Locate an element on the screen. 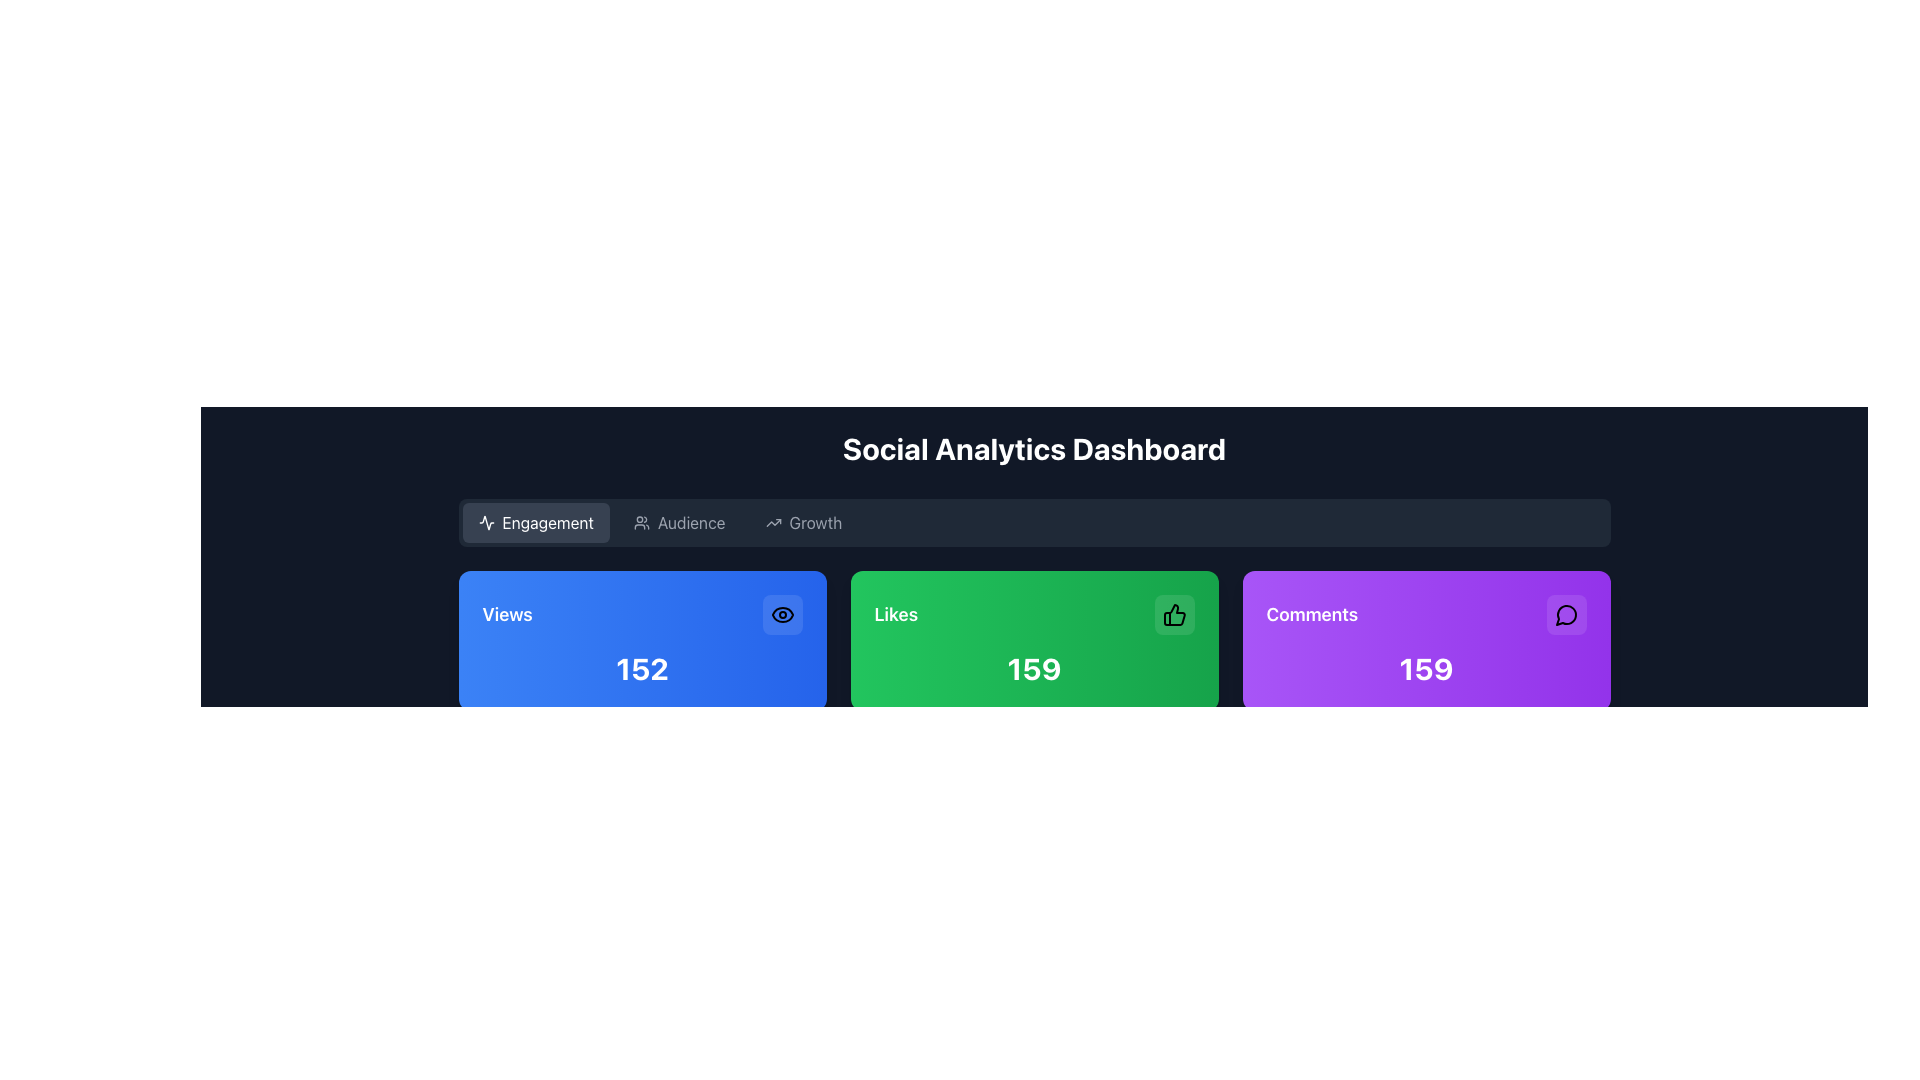 Image resolution: width=1920 pixels, height=1080 pixels. the eye icon representing visibility or view count in the 'Views' section of the dashboard, located next to the text '152' is located at coordinates (781, 613).